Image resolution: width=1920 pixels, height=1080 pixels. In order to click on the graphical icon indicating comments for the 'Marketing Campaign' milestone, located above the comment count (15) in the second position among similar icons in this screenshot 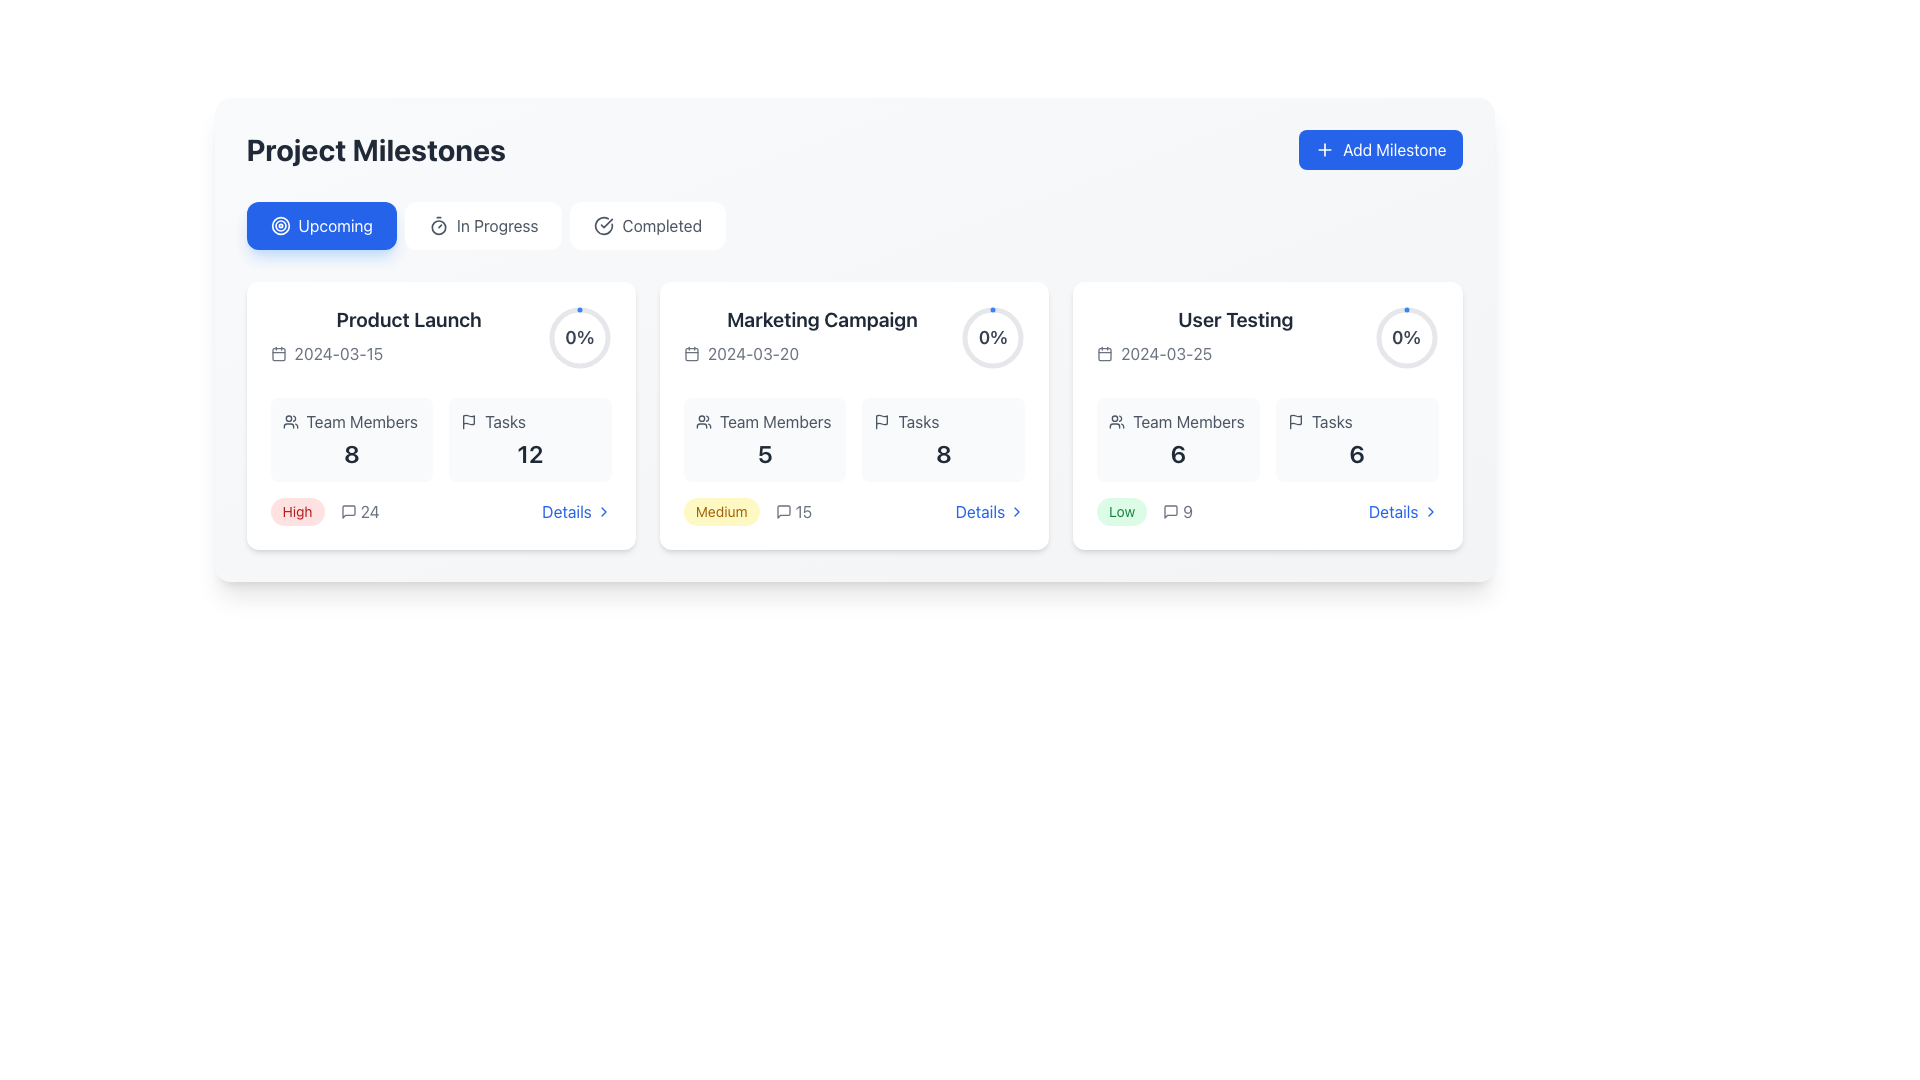, I will do `click(782, 511)`.